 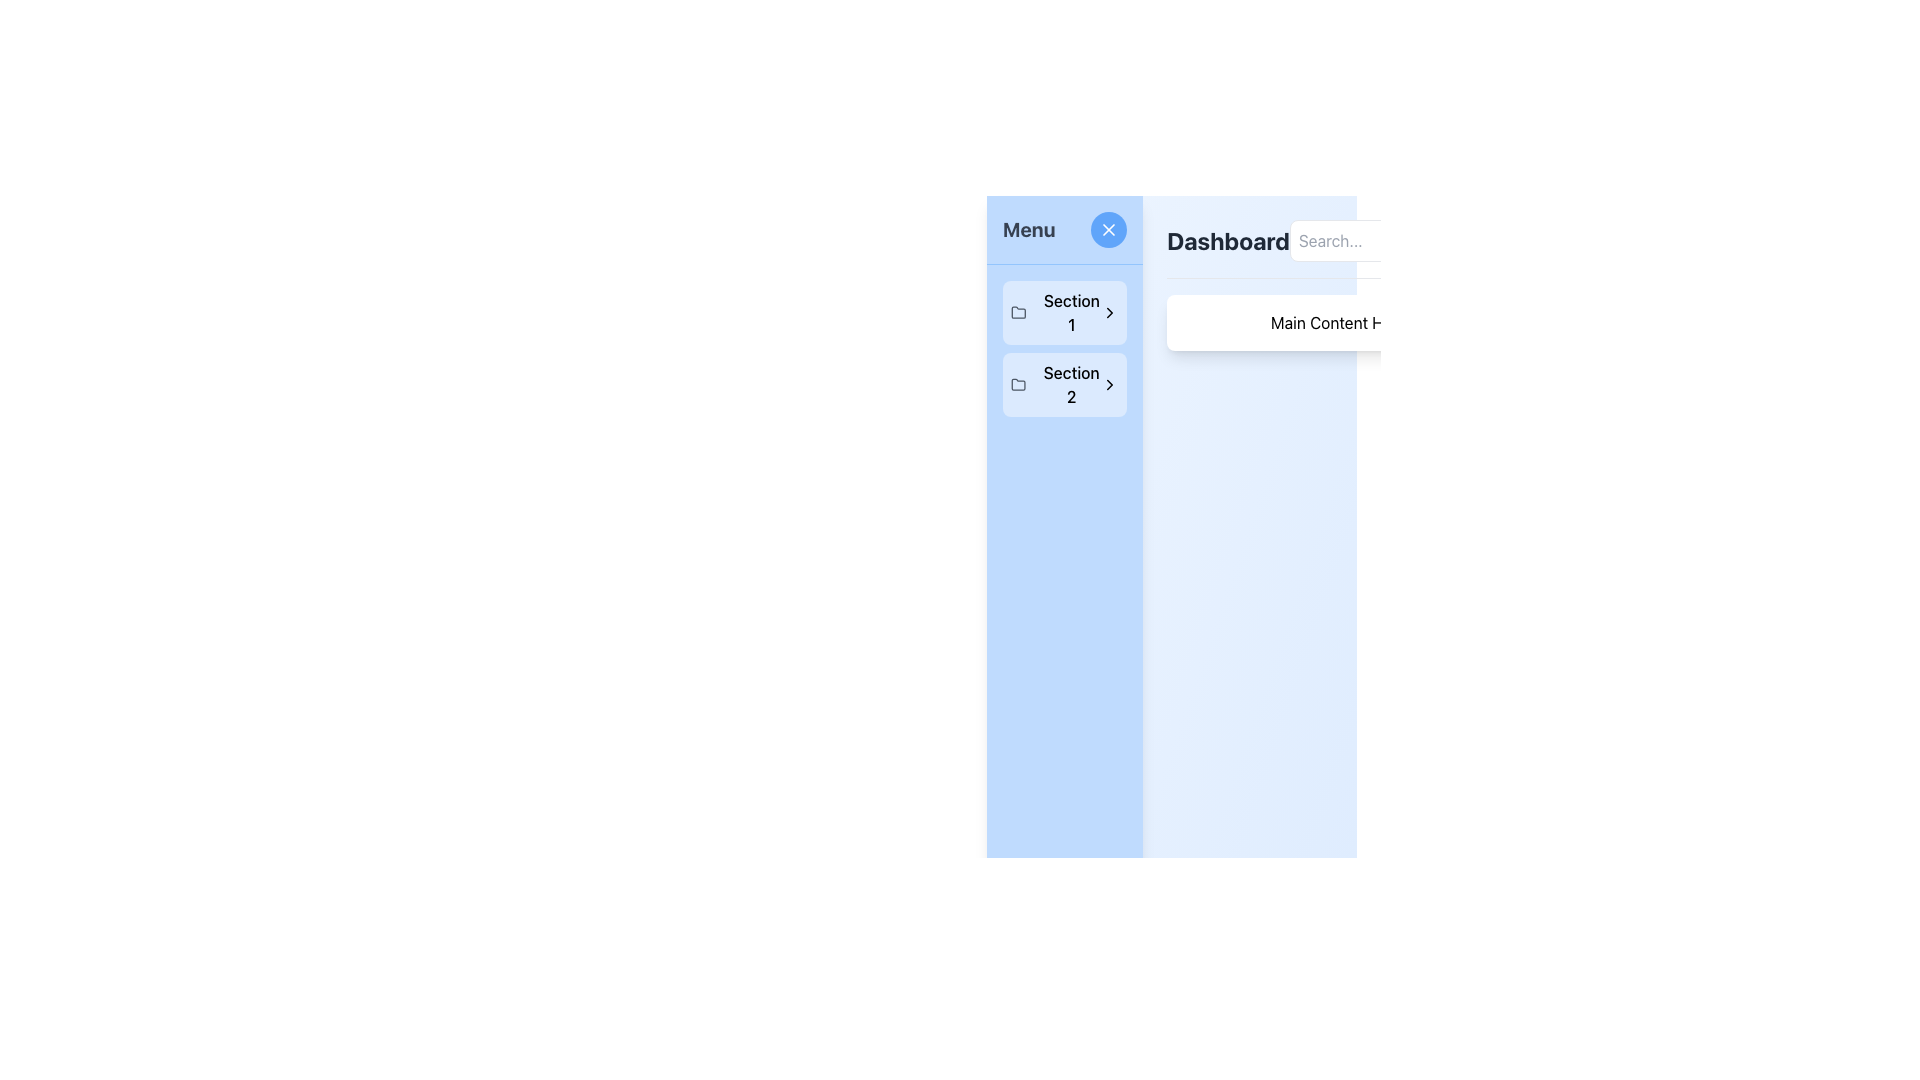 What do you see at coordinates (1109, 385) in the screenshot?
I see `the chevron icon next to the 'Section 2' label on the blue sidebar` at bounding box center [1109, 385].